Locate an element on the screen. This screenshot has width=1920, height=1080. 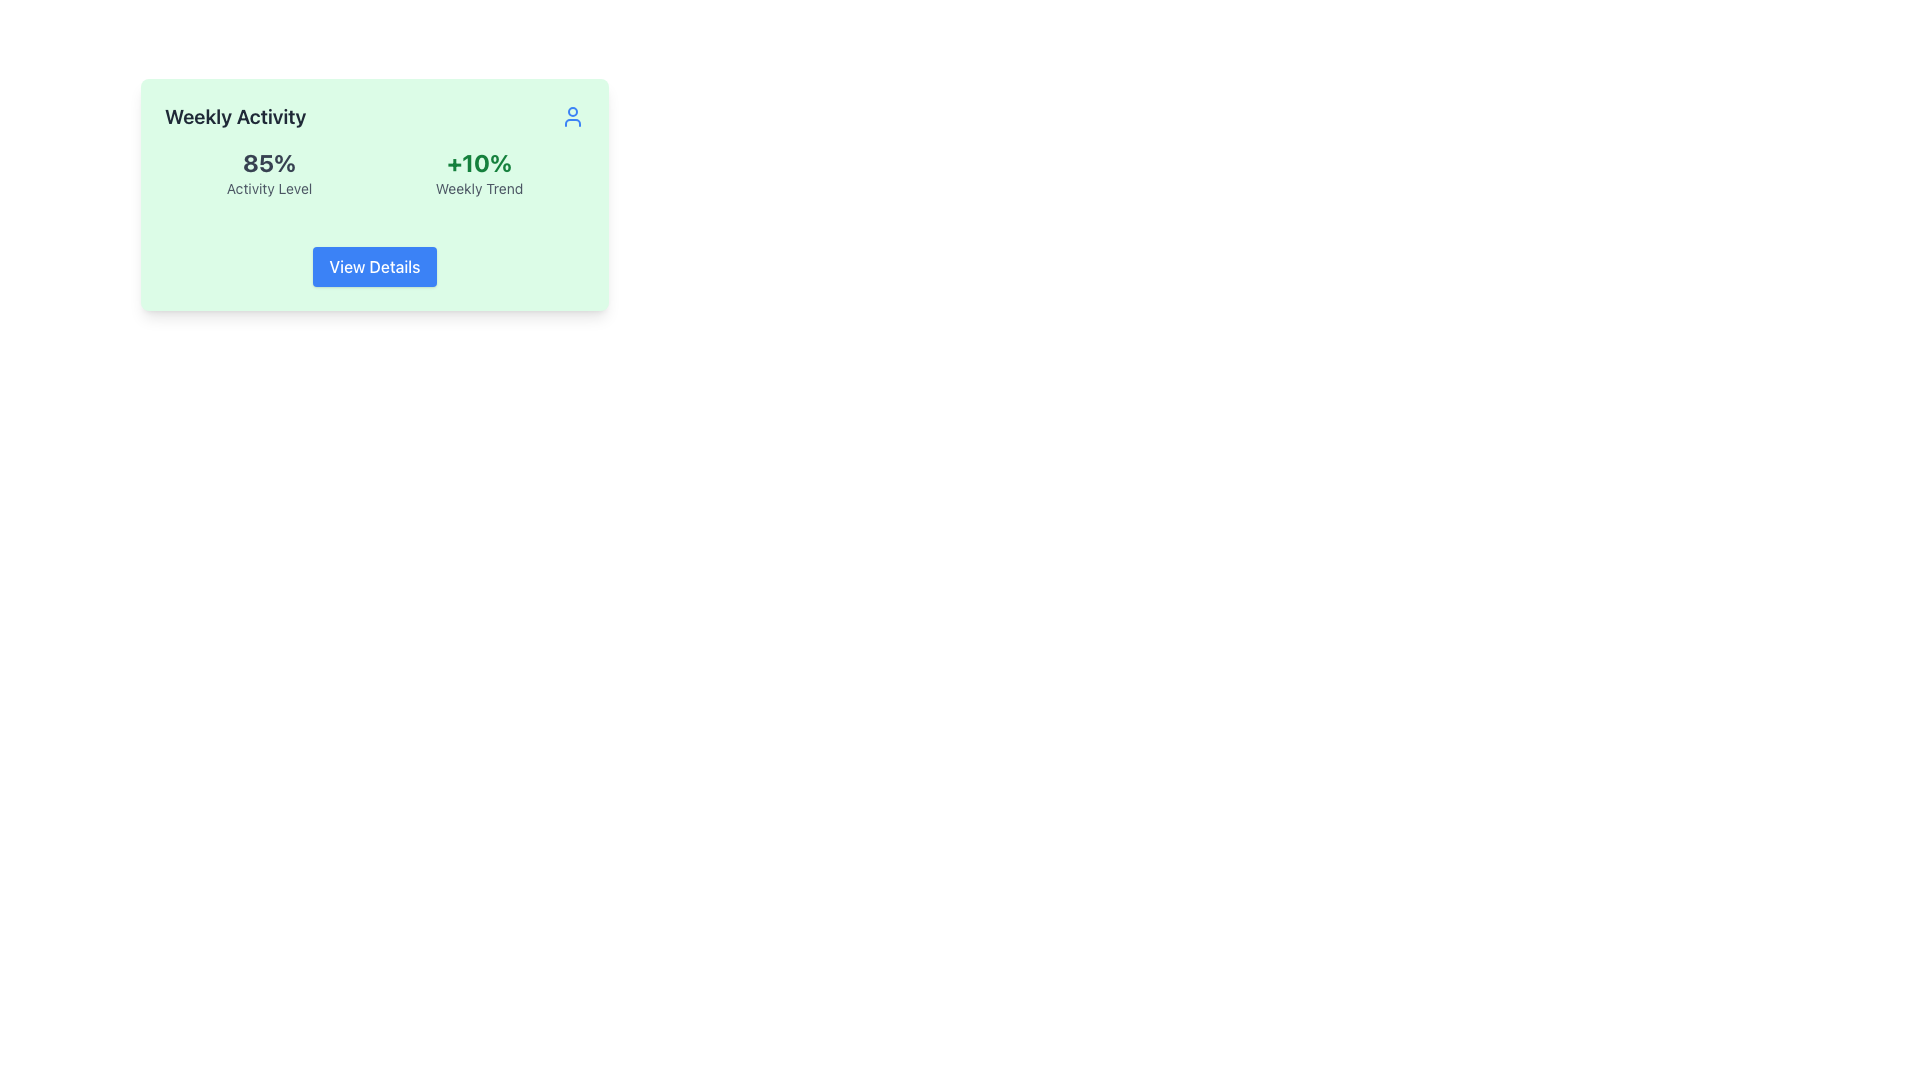
the text-based UI component displaying '85%' in bold, large, dark-gray font and 'Activity Level' in smaller, lighter-gray font, located on the left side of the 'Weekly Activity' section is located at coordinates (268, 172).